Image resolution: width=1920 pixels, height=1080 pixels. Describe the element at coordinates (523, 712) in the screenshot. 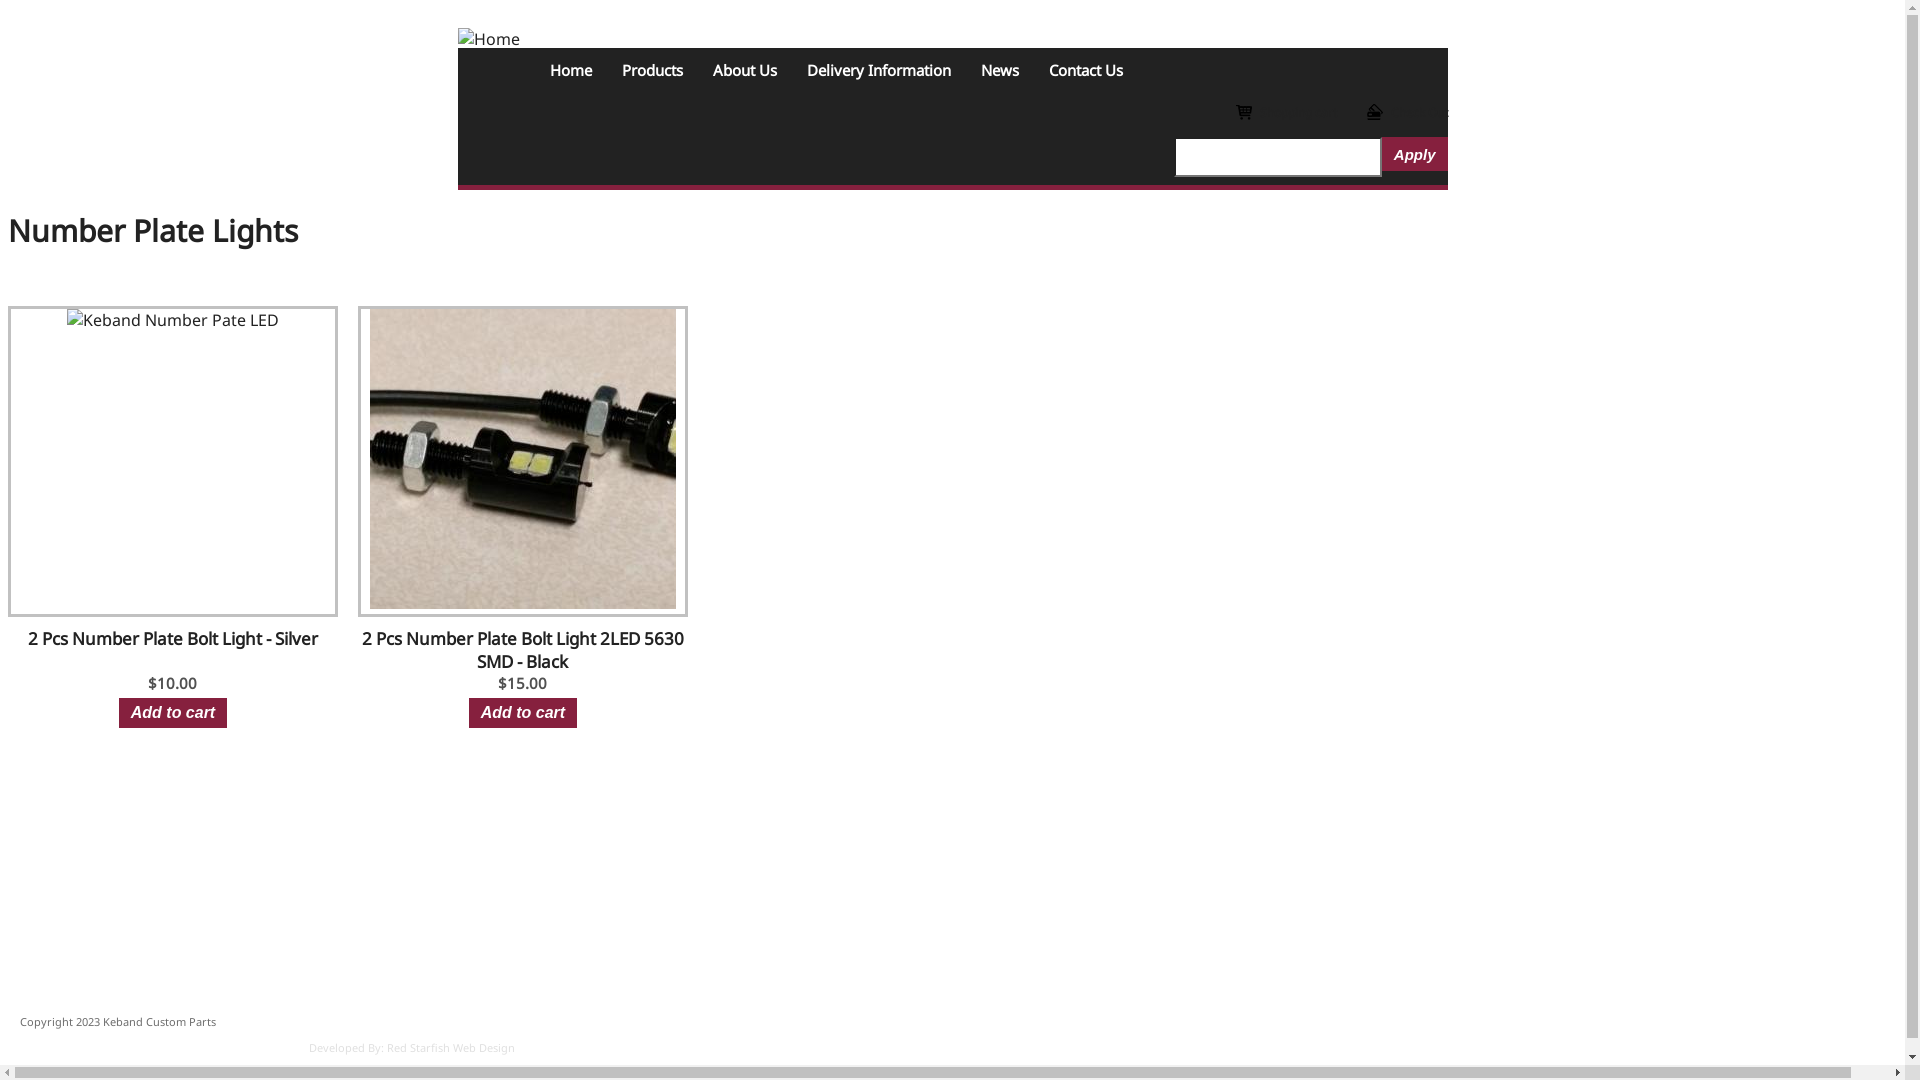

I see `'Add to cart'` at that location.